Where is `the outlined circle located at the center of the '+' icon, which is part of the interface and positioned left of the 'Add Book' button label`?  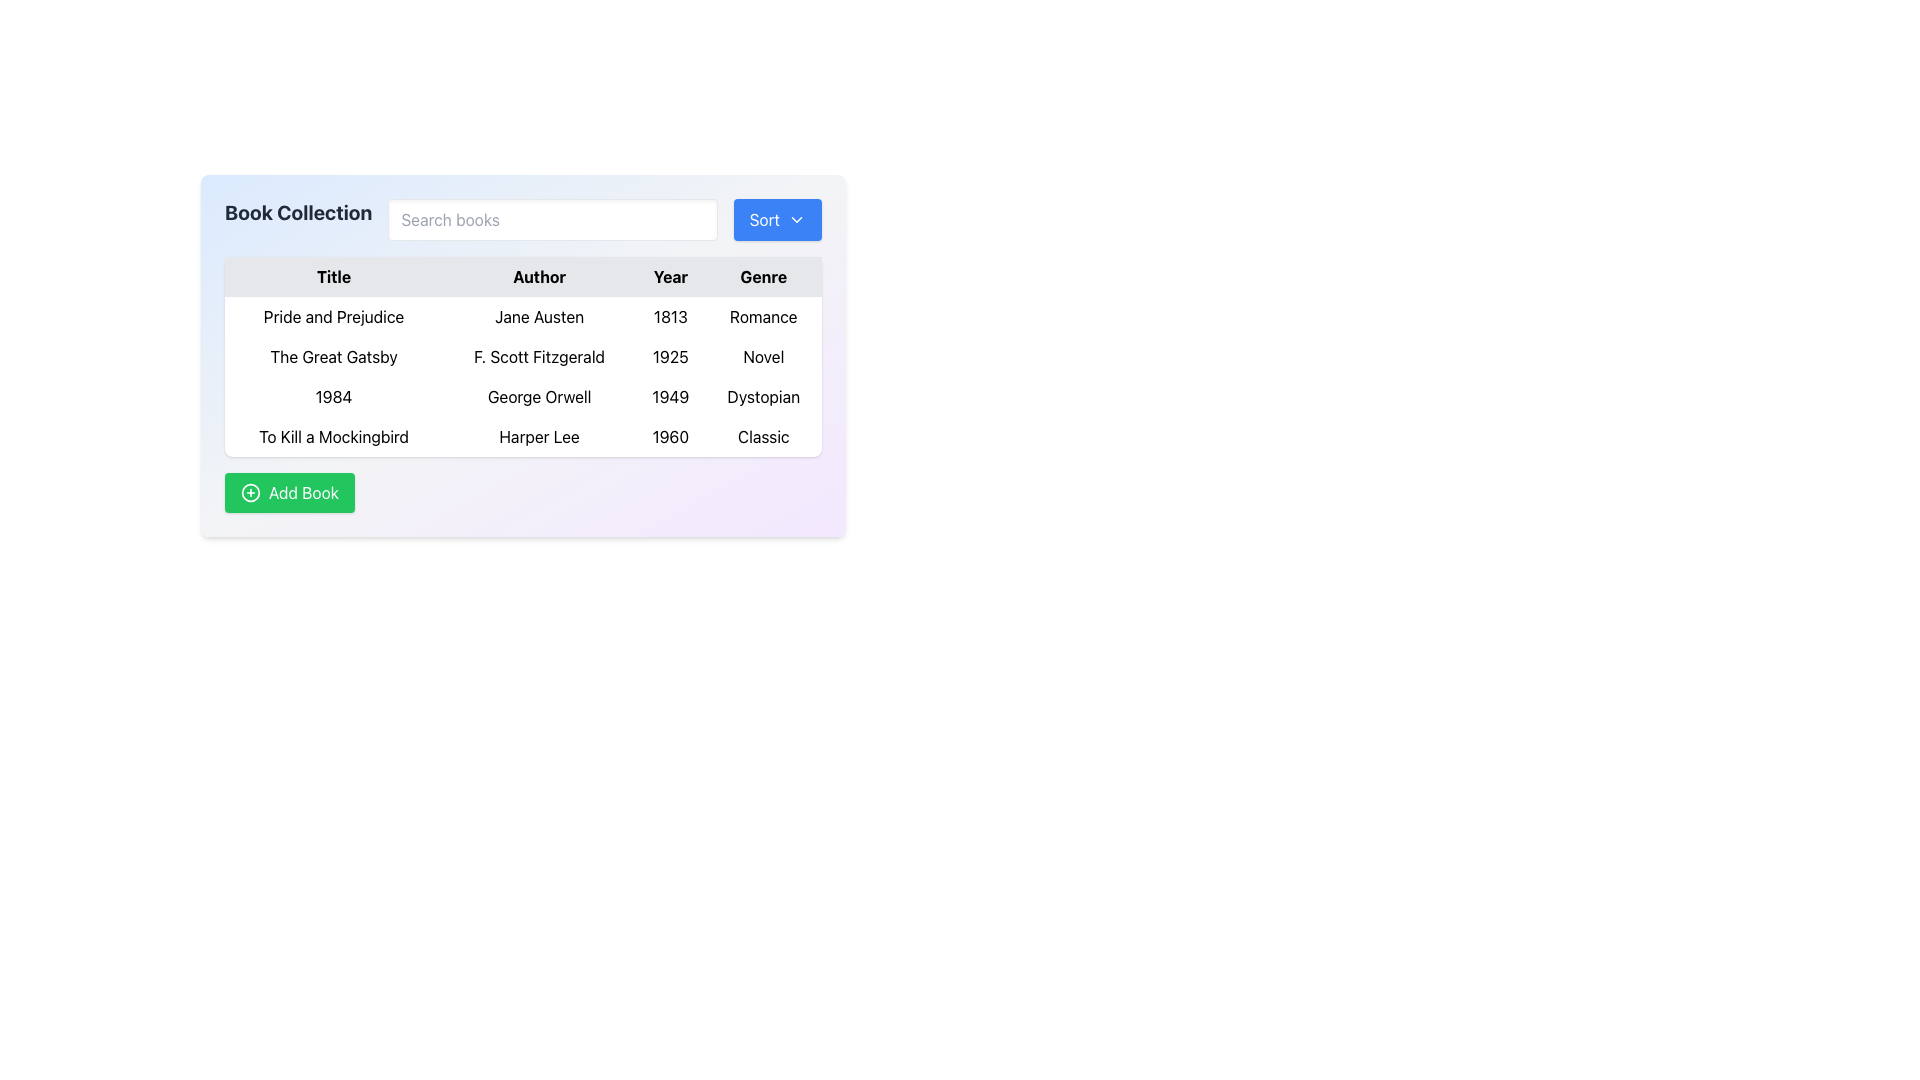
the outlined circle located at the center of the '+' icon, which is part of the interface and positioned left of the 'Add Book' button label is located at coordinates (249, 493).